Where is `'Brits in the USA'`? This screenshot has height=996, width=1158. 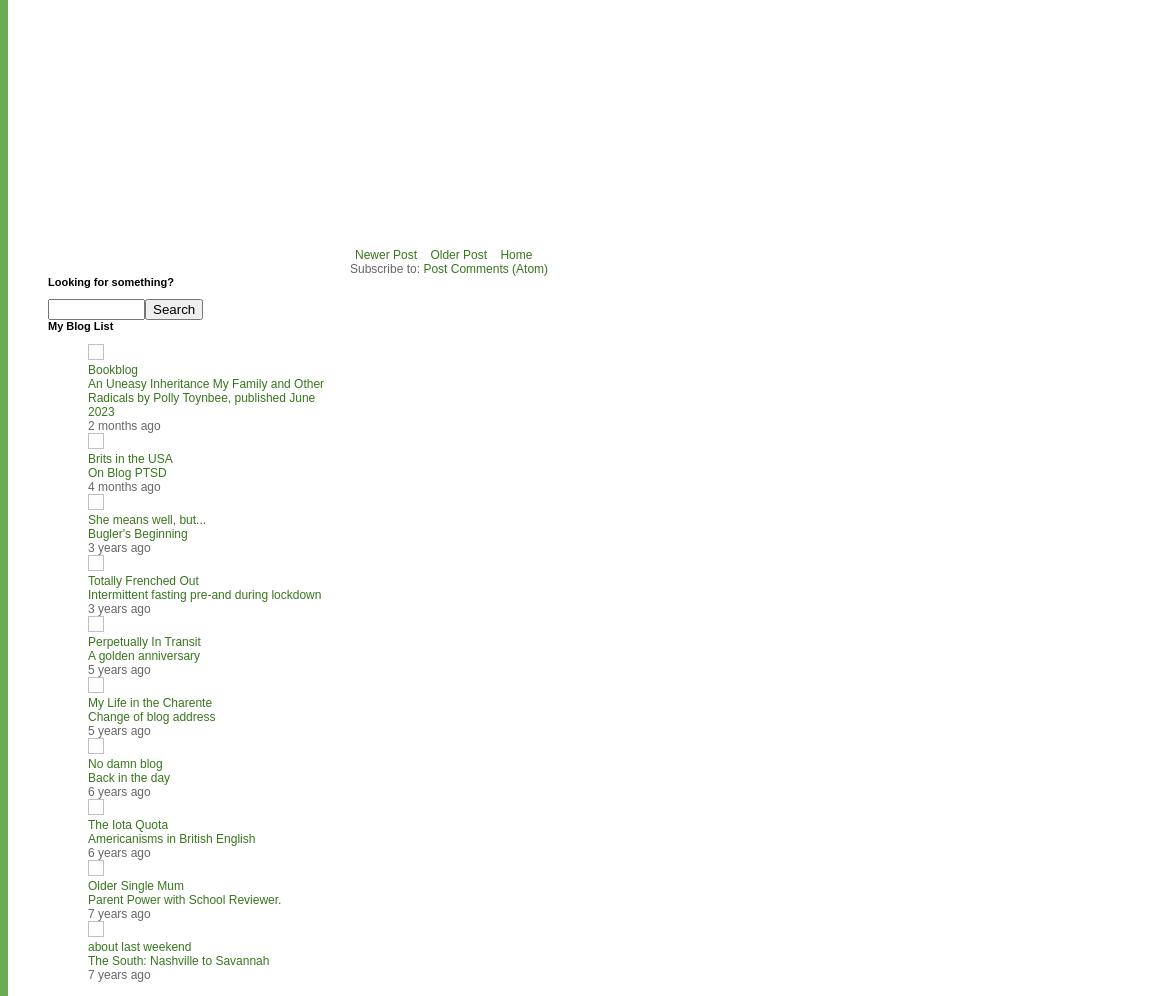 'Brits in the USA' is located at coordinates (129, 457).